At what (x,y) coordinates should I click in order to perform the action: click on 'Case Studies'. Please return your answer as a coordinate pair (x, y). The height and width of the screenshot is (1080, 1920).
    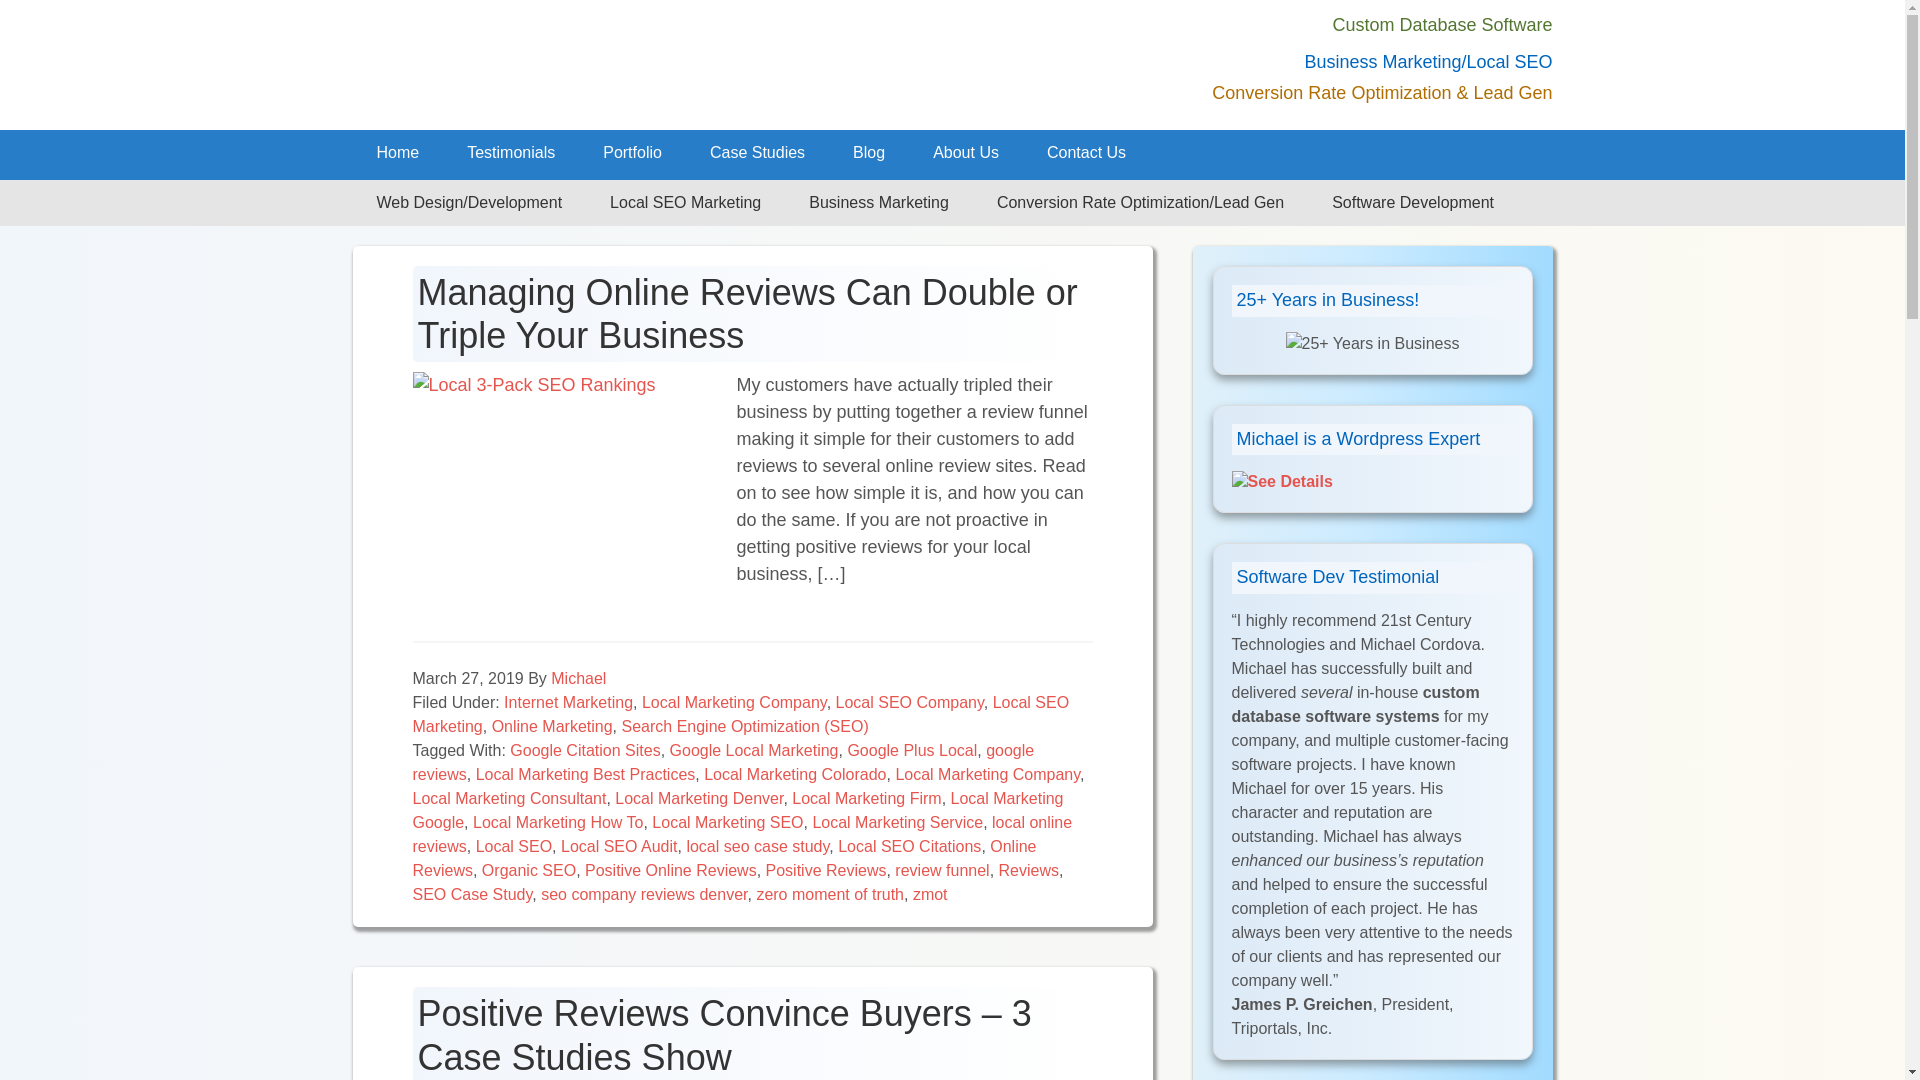
    Looking at the image, I should click on (756, 152).